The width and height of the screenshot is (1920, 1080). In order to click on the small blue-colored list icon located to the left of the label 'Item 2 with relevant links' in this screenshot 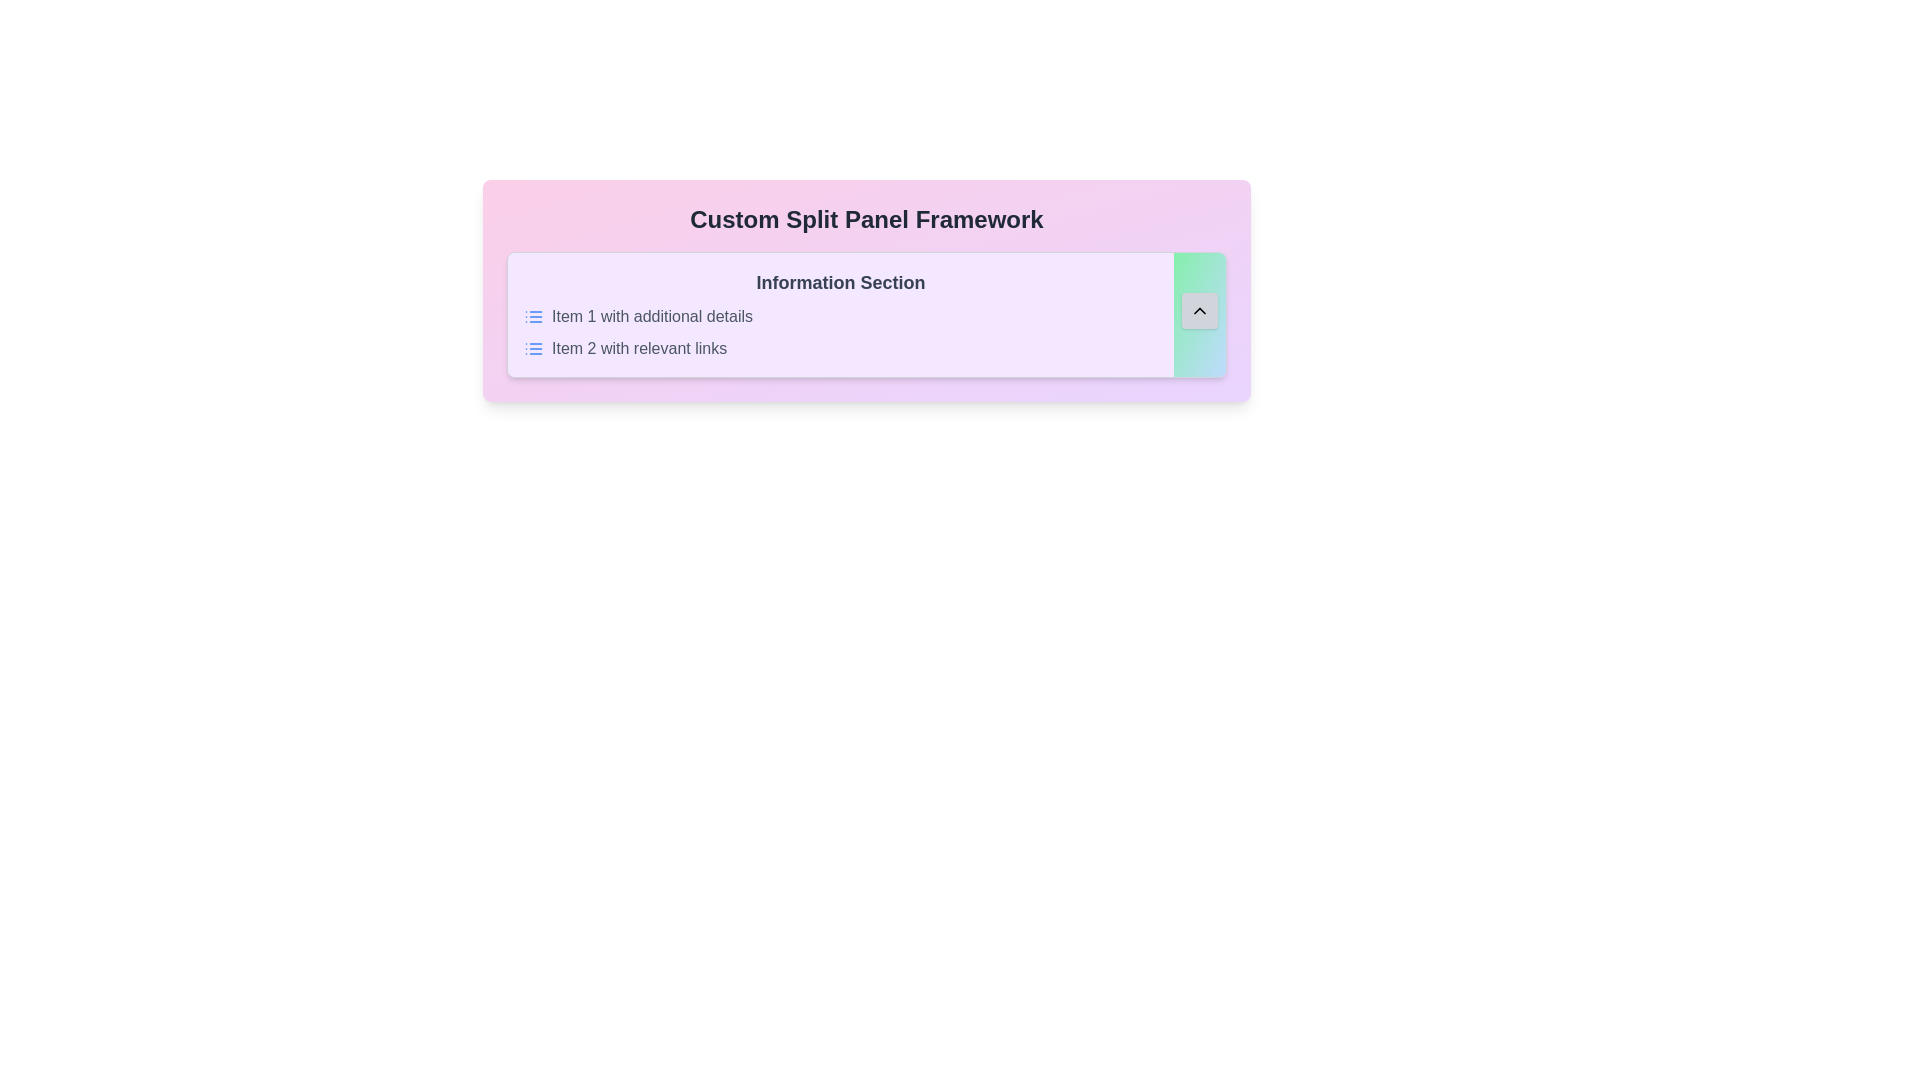, I will do `click(533, 347)`.